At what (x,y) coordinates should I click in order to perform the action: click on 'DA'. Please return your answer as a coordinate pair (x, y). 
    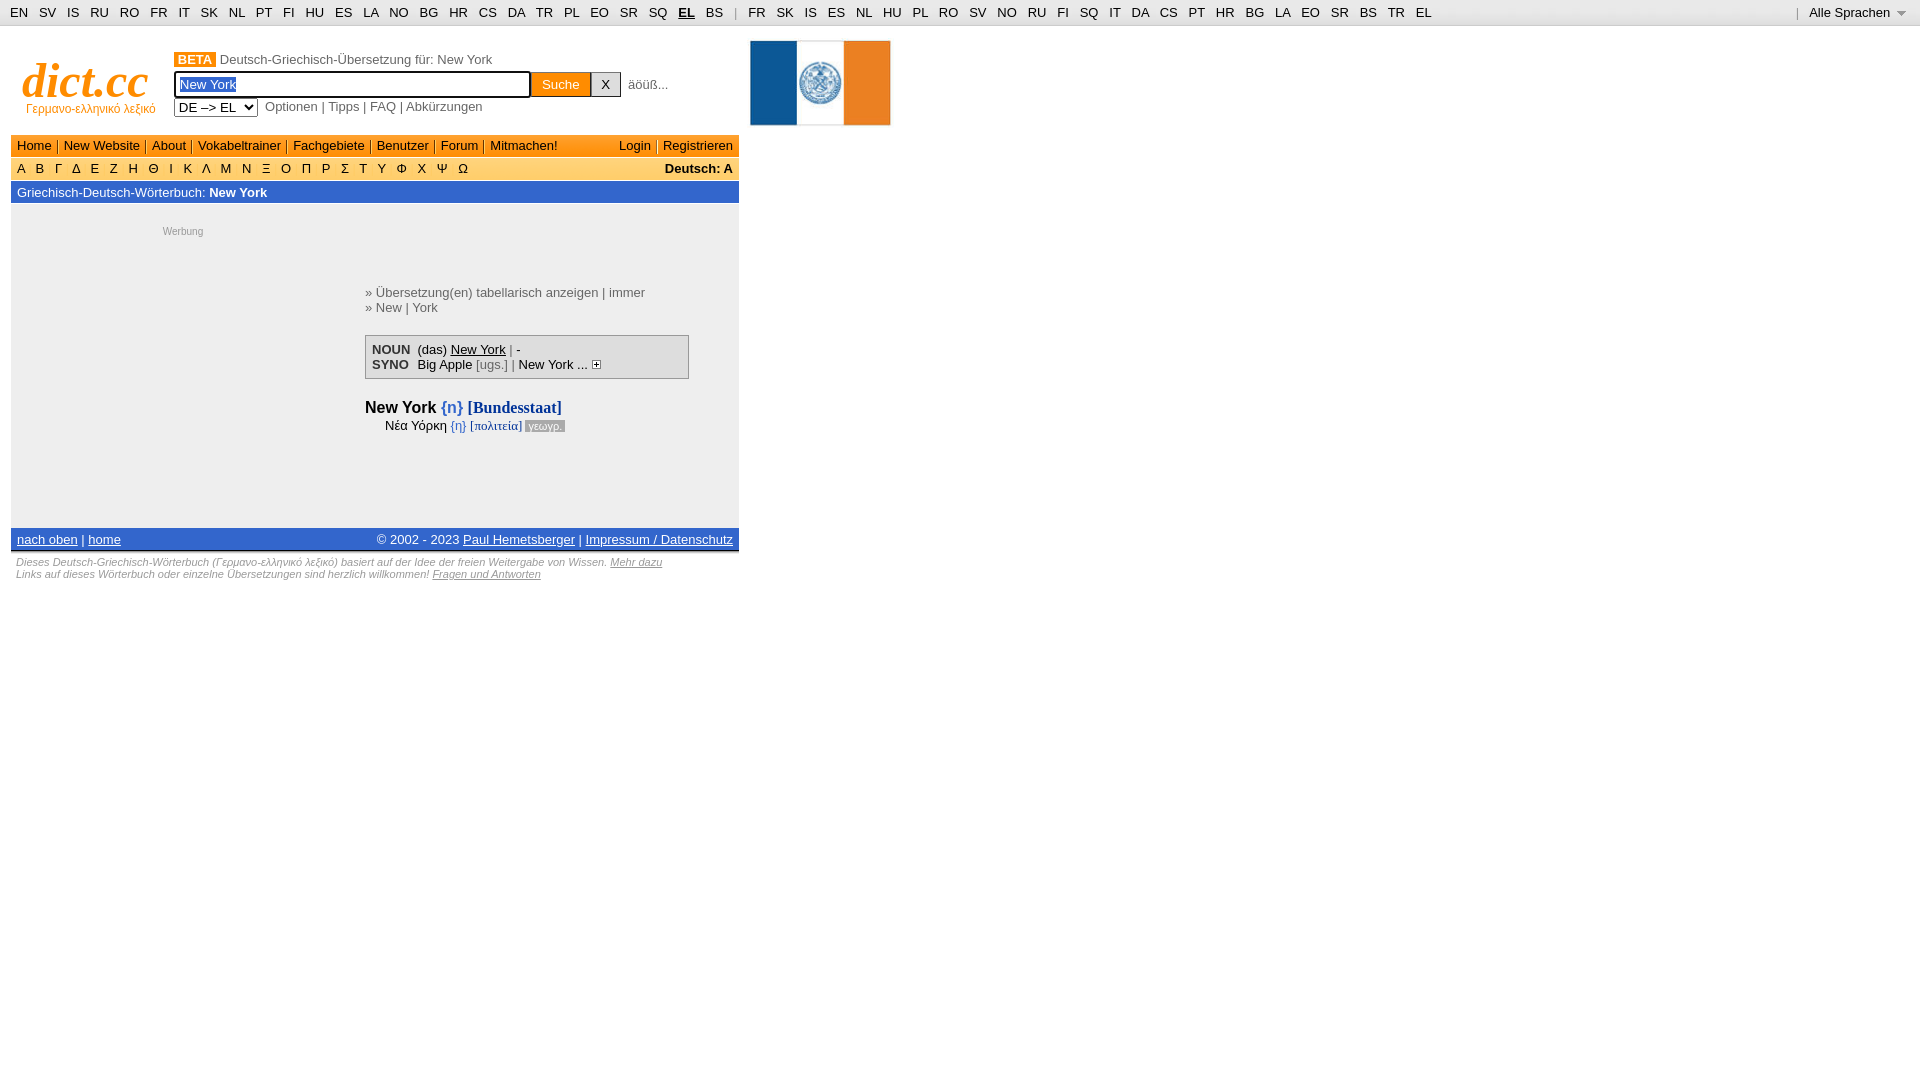
    Looking at the image, I should click on (1140, 12).